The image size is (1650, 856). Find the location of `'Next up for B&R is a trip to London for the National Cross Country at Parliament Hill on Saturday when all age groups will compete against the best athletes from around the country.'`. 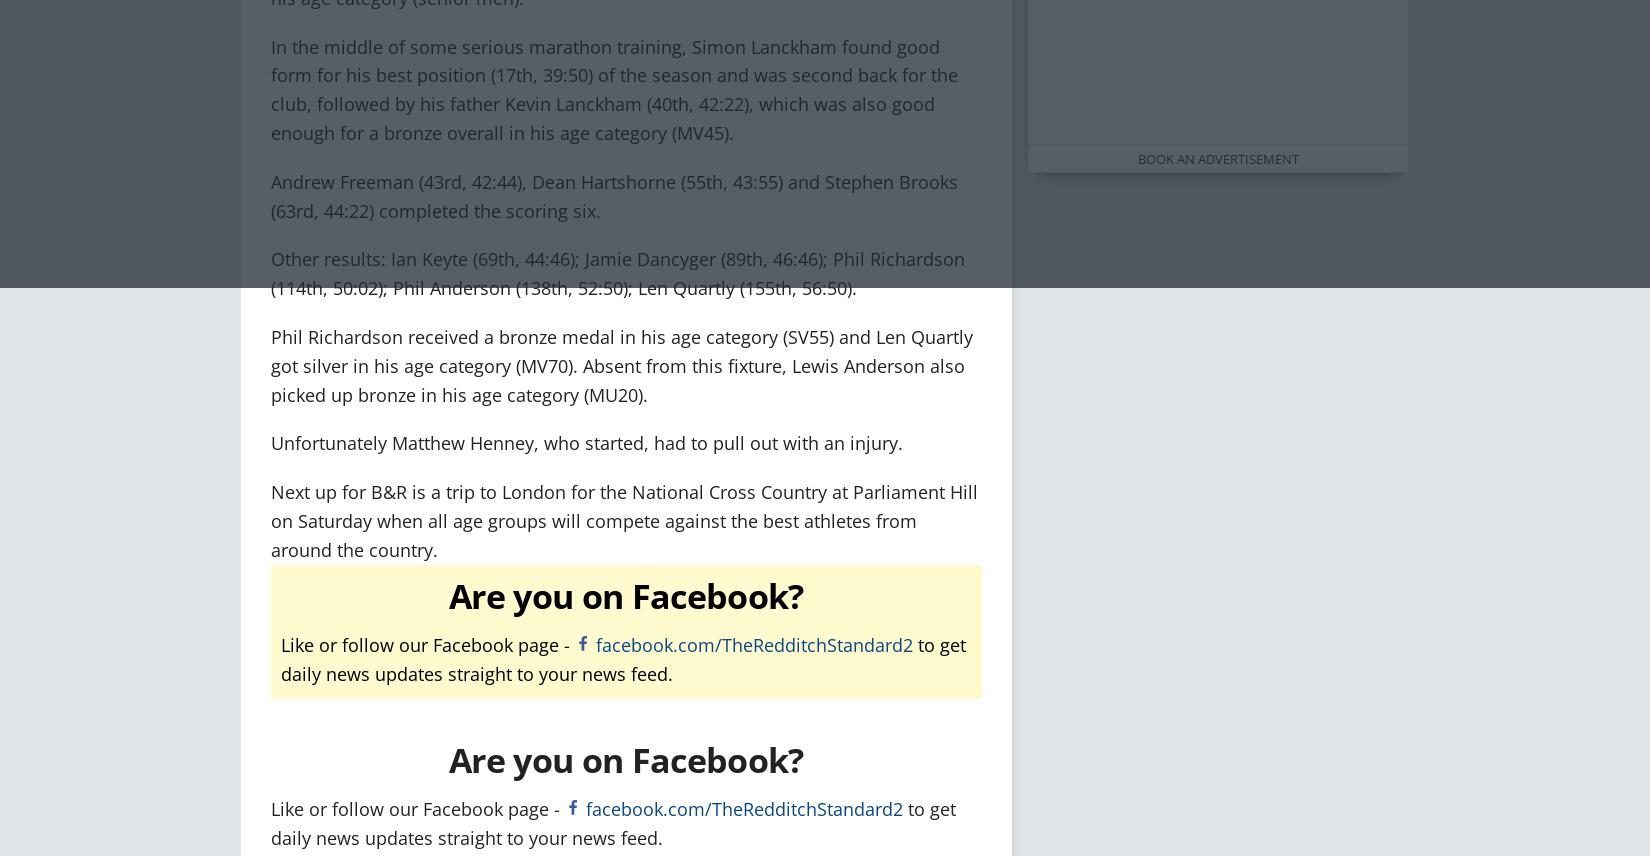

'Next up for B&R is a trip to London for the National Cross Country at Parliament Hill on Saturday when all age groups will compete against the best athletes from around the country.' is located at coordinates (623, 520).